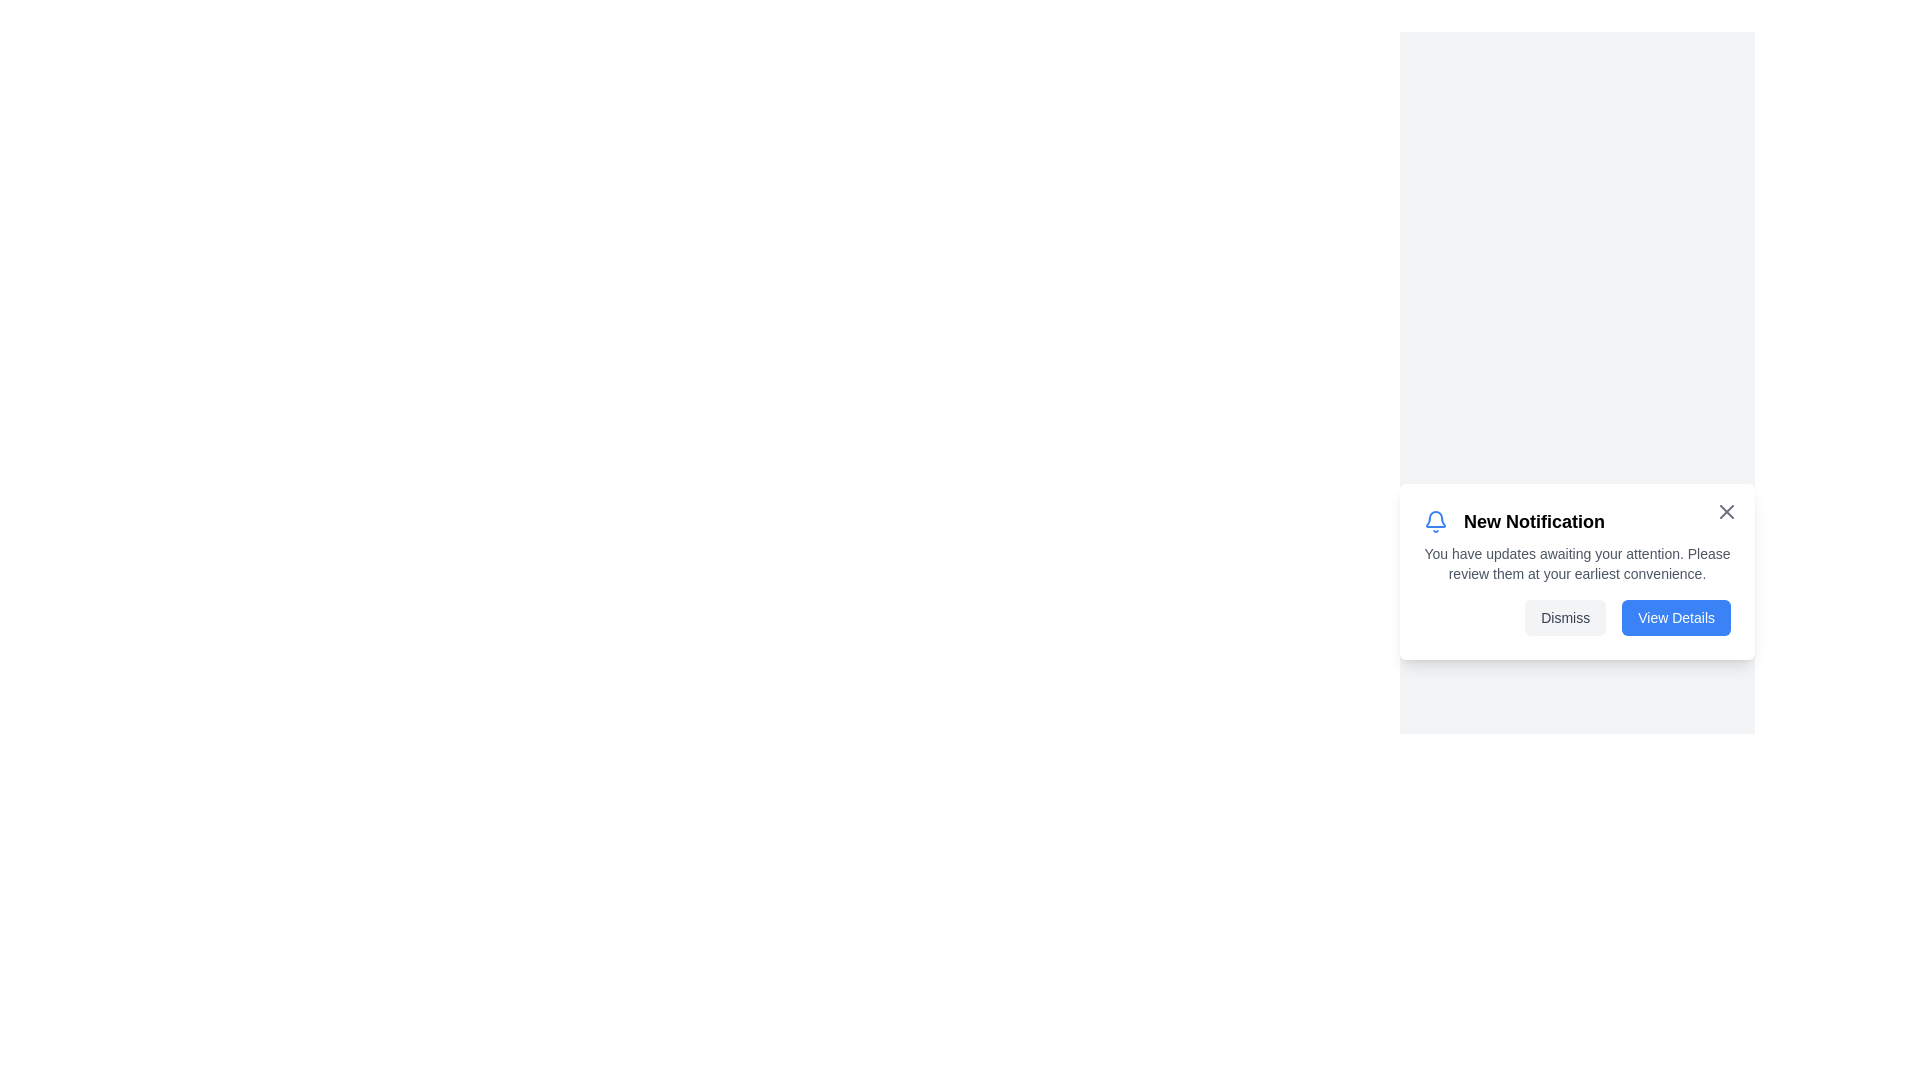  I want to click on the 'View Details' button to view more information about the notification, so click(1675, 616).